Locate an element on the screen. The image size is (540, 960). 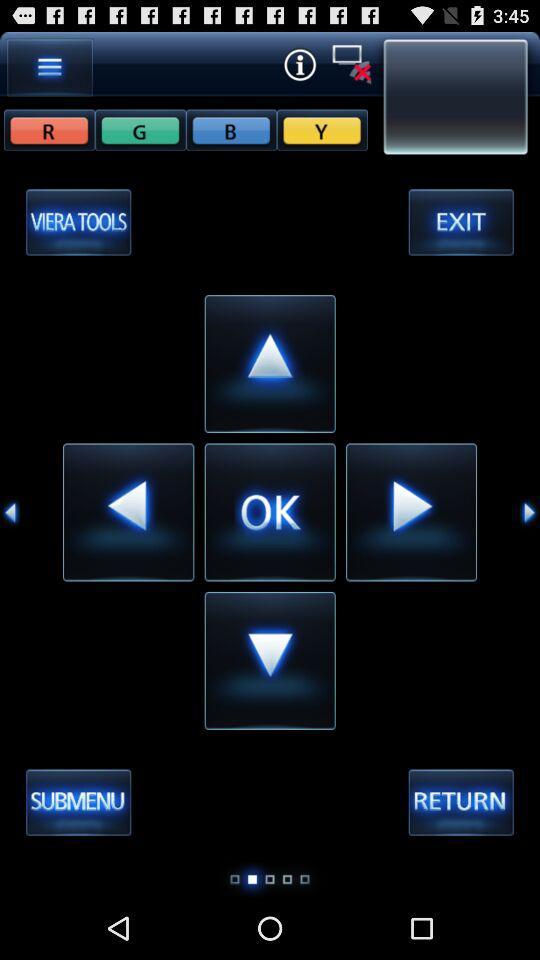
the second icon below menu is located at coordinates (139, 128).